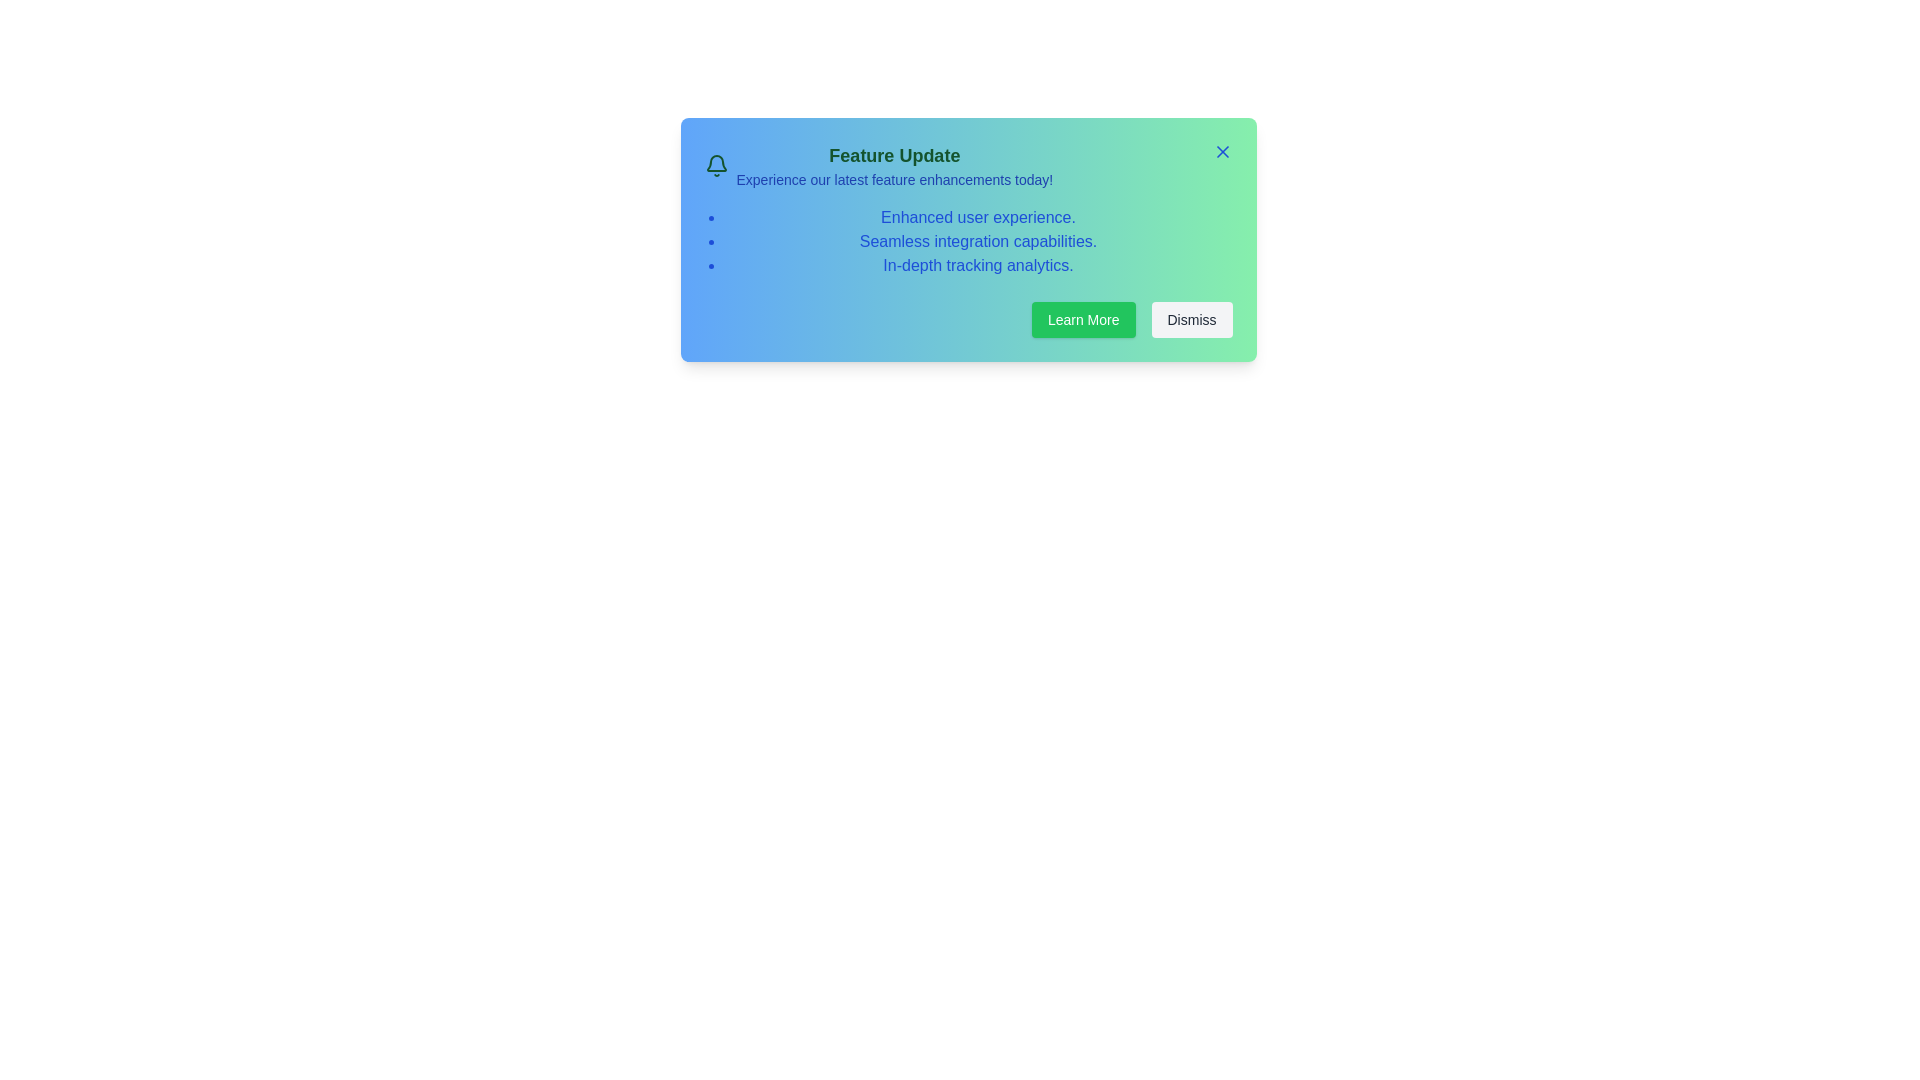  I want to click on the 'Learn More' button to learn more about the feature, so click(1082, 319).